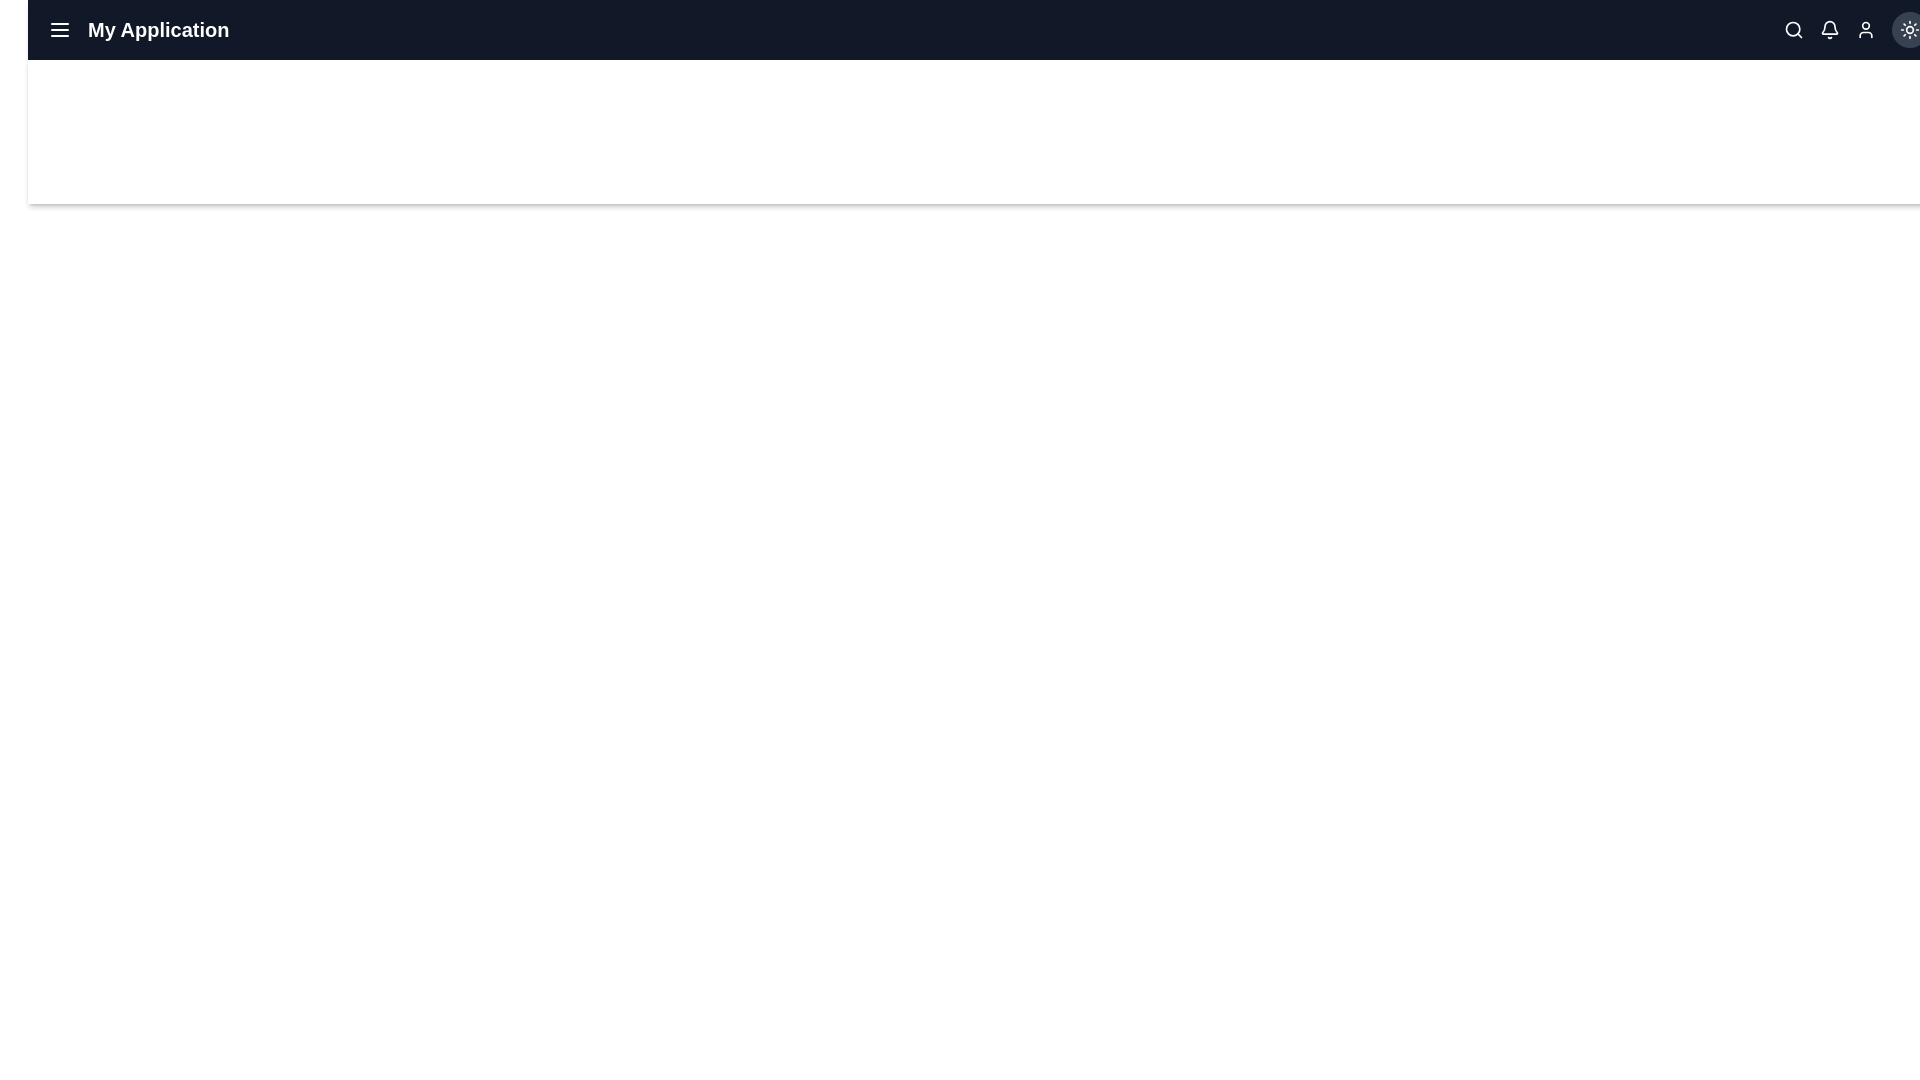 This screenshot has width=1920, height=1080. I want to click on the menu toggle button located in the top-left corner of the interface, so click(59, 30).